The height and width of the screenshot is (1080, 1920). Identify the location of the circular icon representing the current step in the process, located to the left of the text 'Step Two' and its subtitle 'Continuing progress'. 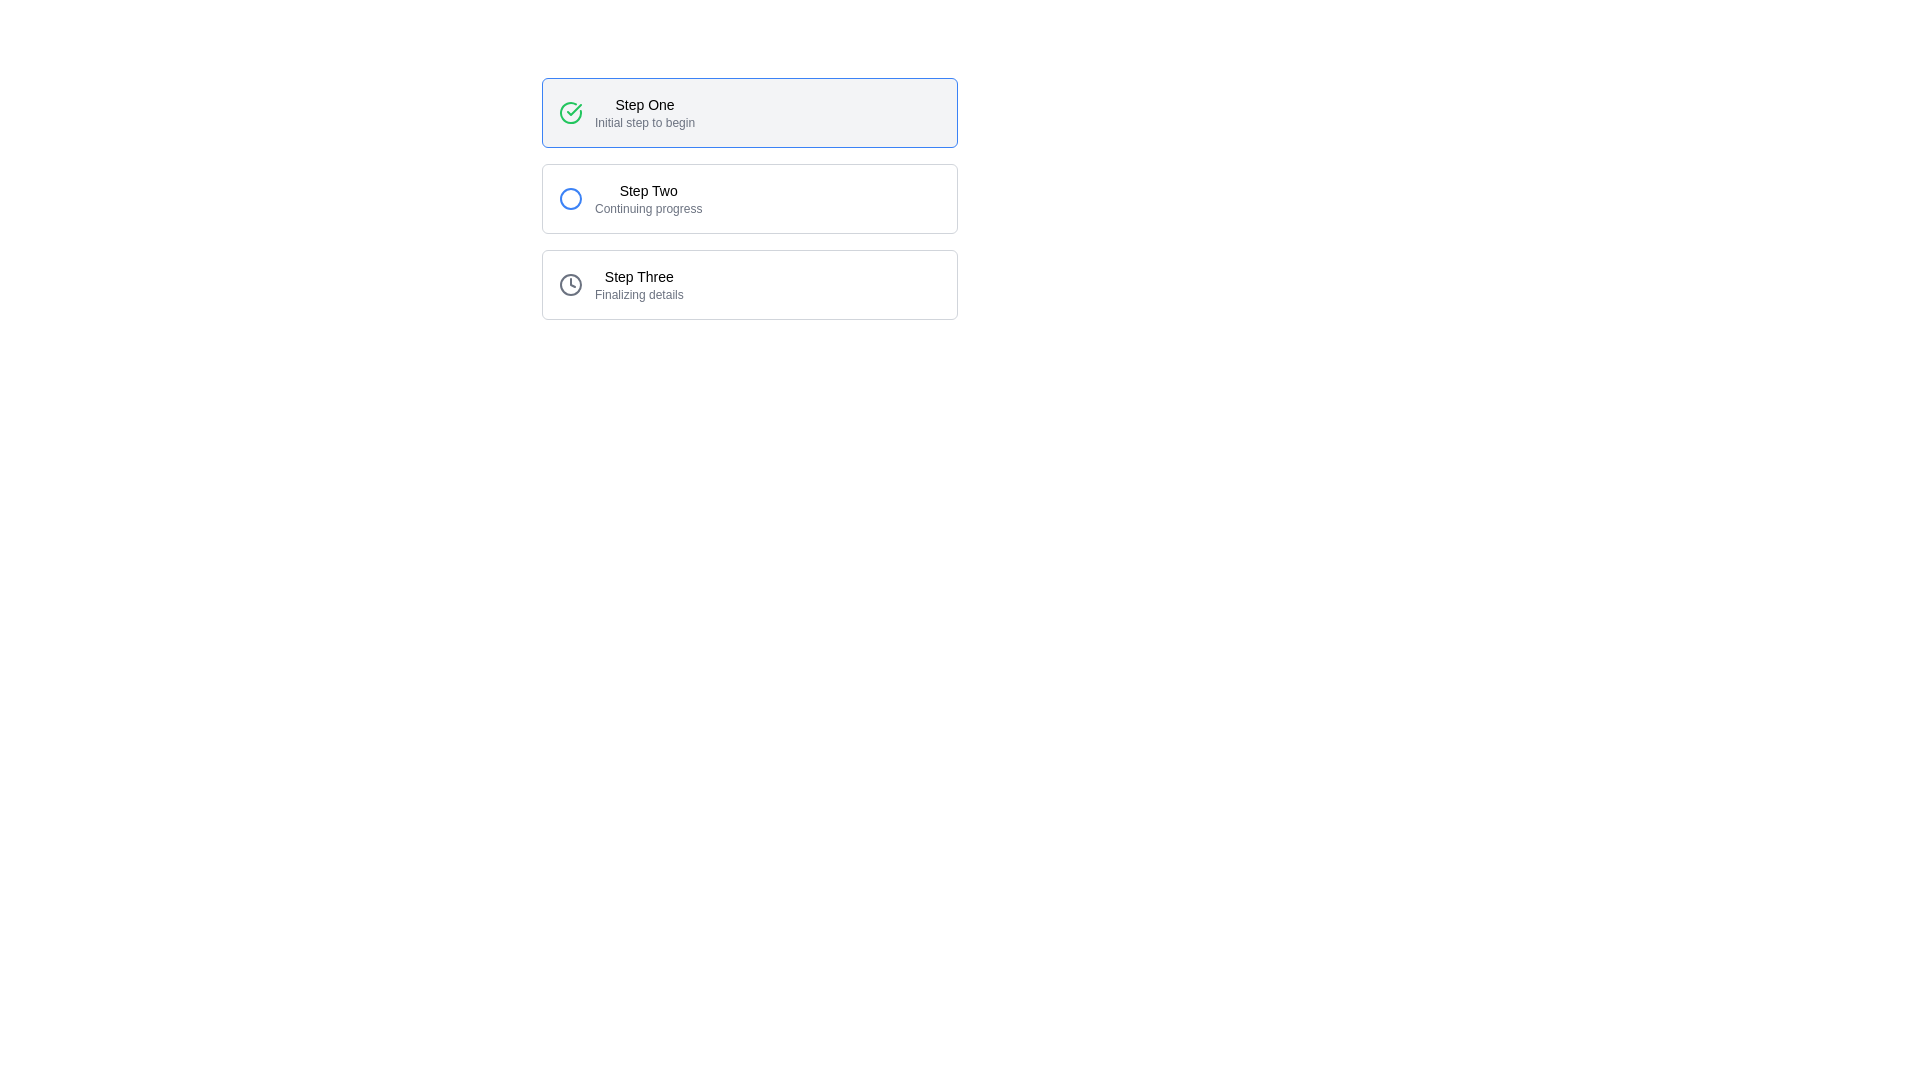
(570, 199).